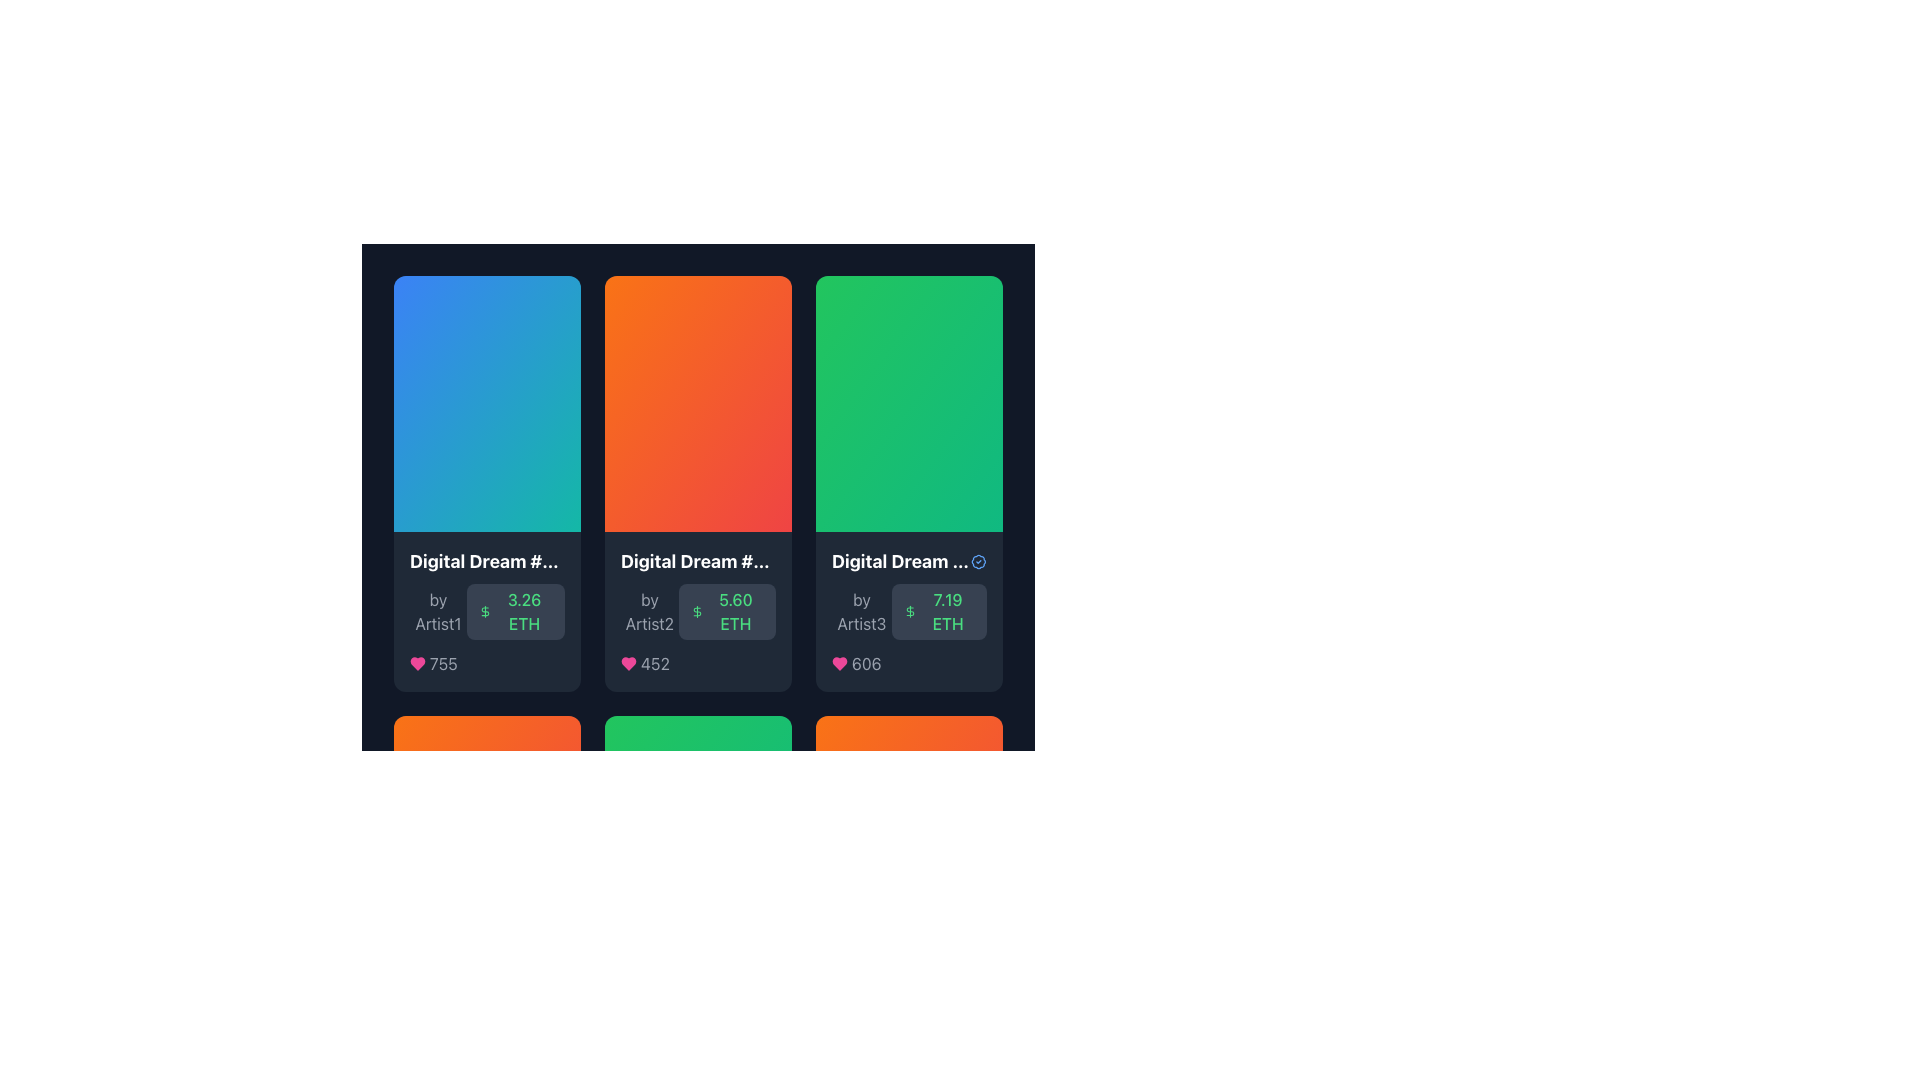 This screenshot has height=1080, width=1920. Describe the element at coordinates (485, 611) in the screenshot. I see `the dollar currency icon located to the left of the '3.26 ETH' text in the first card of the horizontally aligned card list` at that location.